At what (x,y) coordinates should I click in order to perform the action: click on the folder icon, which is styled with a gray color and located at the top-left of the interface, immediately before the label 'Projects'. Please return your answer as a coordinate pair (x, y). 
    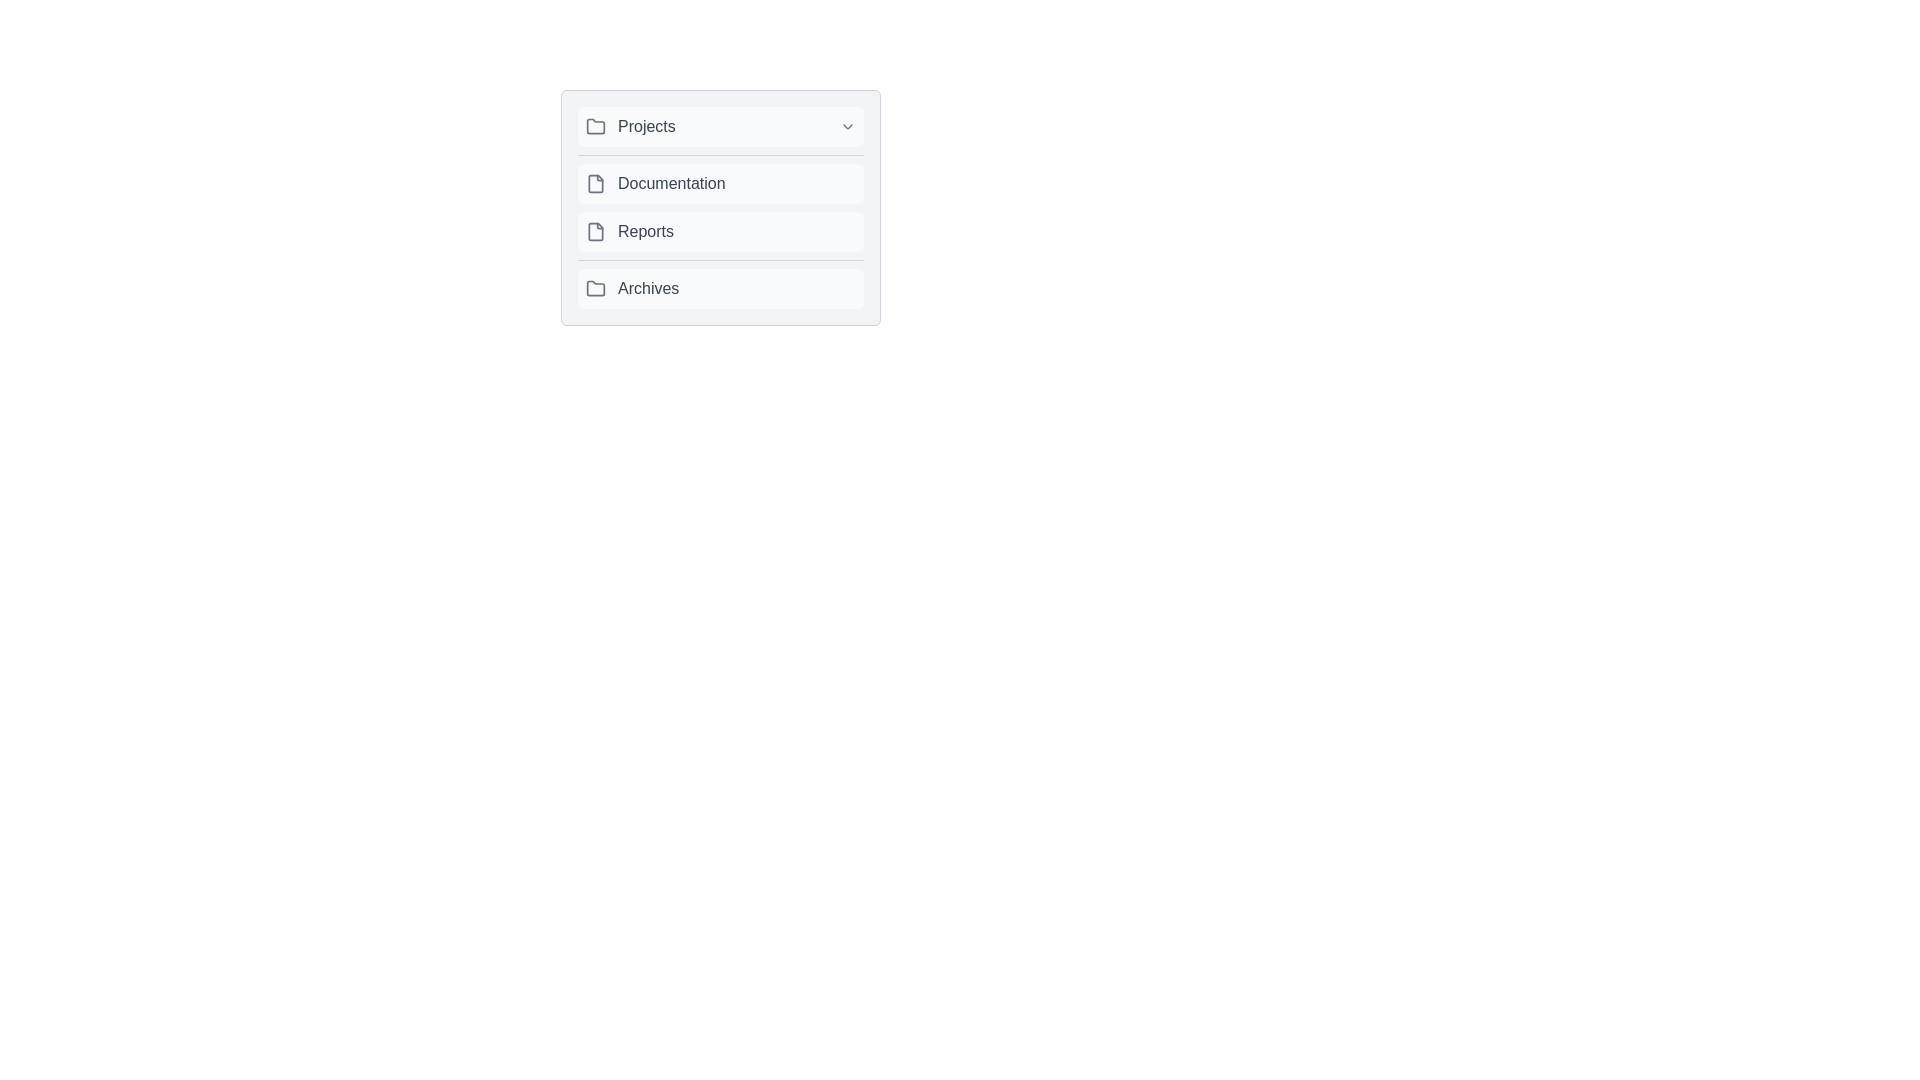
    Looking at the image, I should click on (594, 127).